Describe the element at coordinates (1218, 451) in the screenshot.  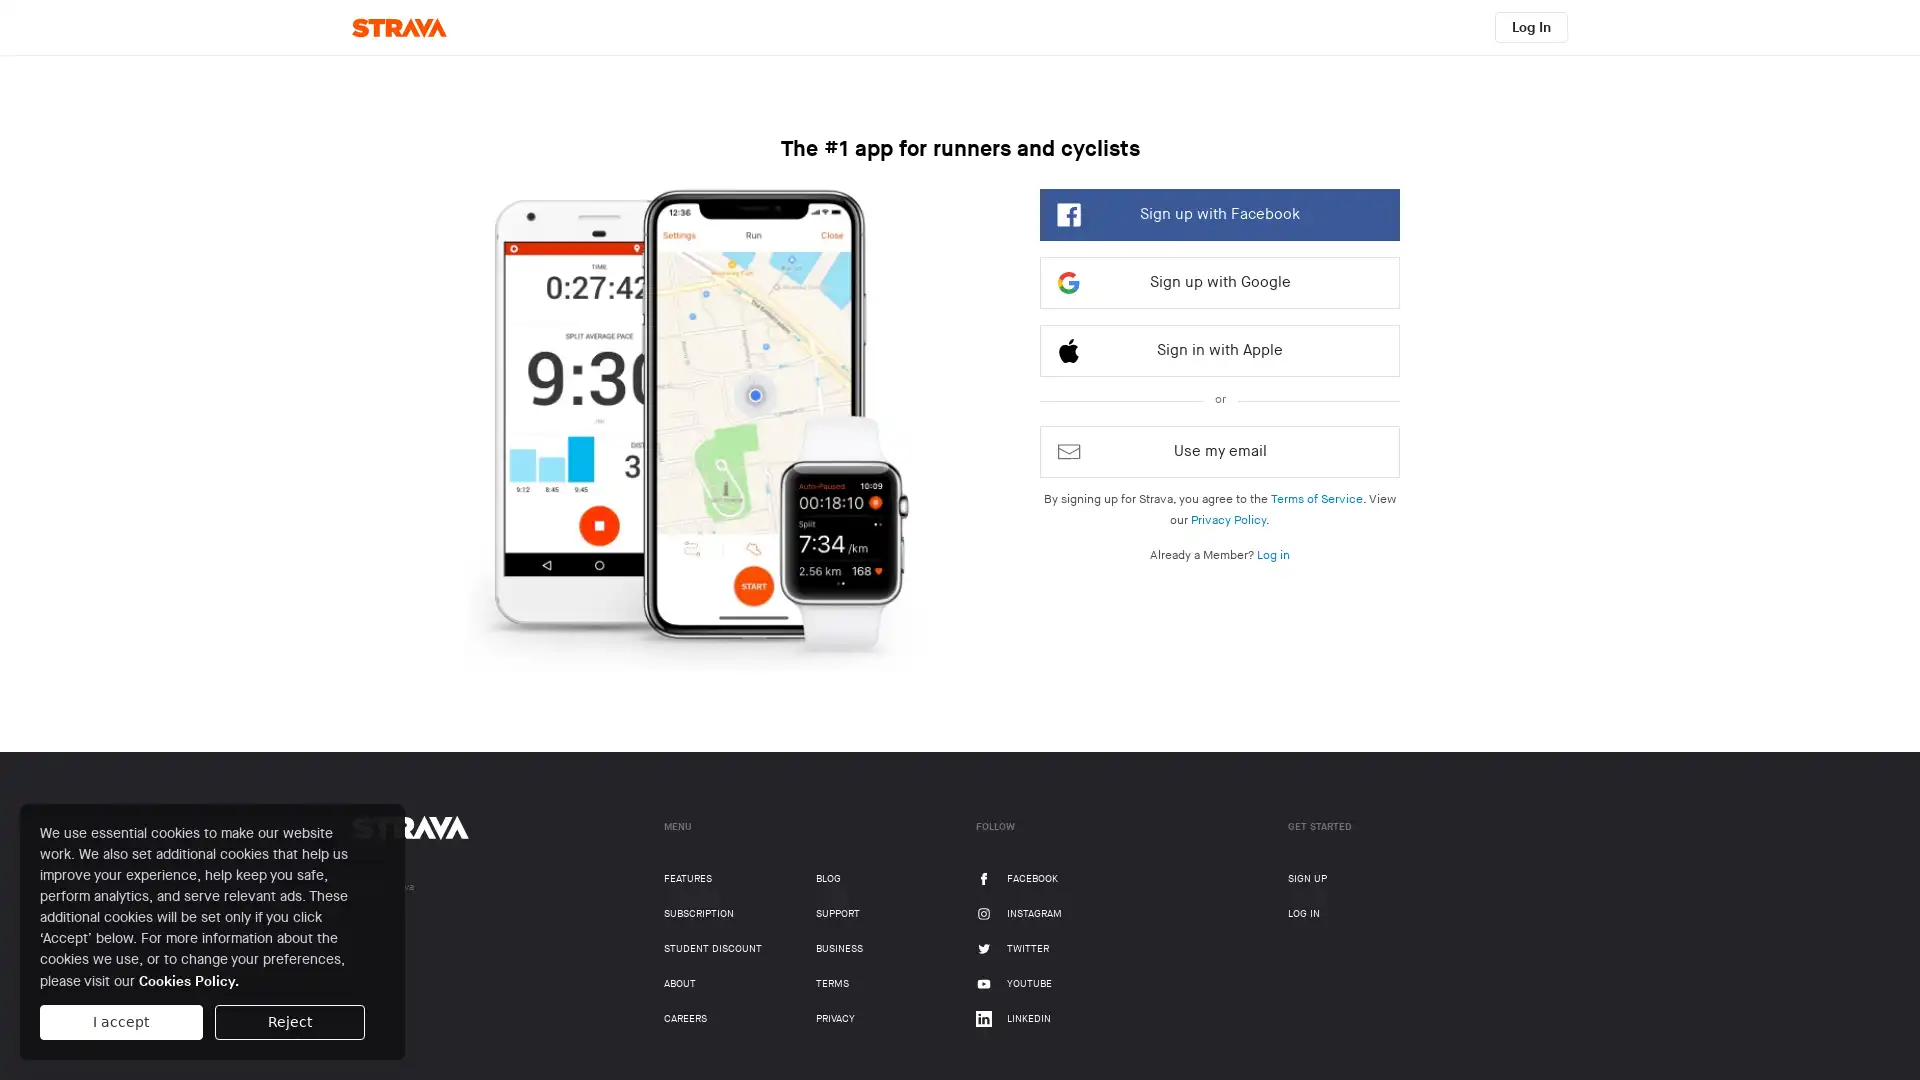
I see `Use my email` at that location.